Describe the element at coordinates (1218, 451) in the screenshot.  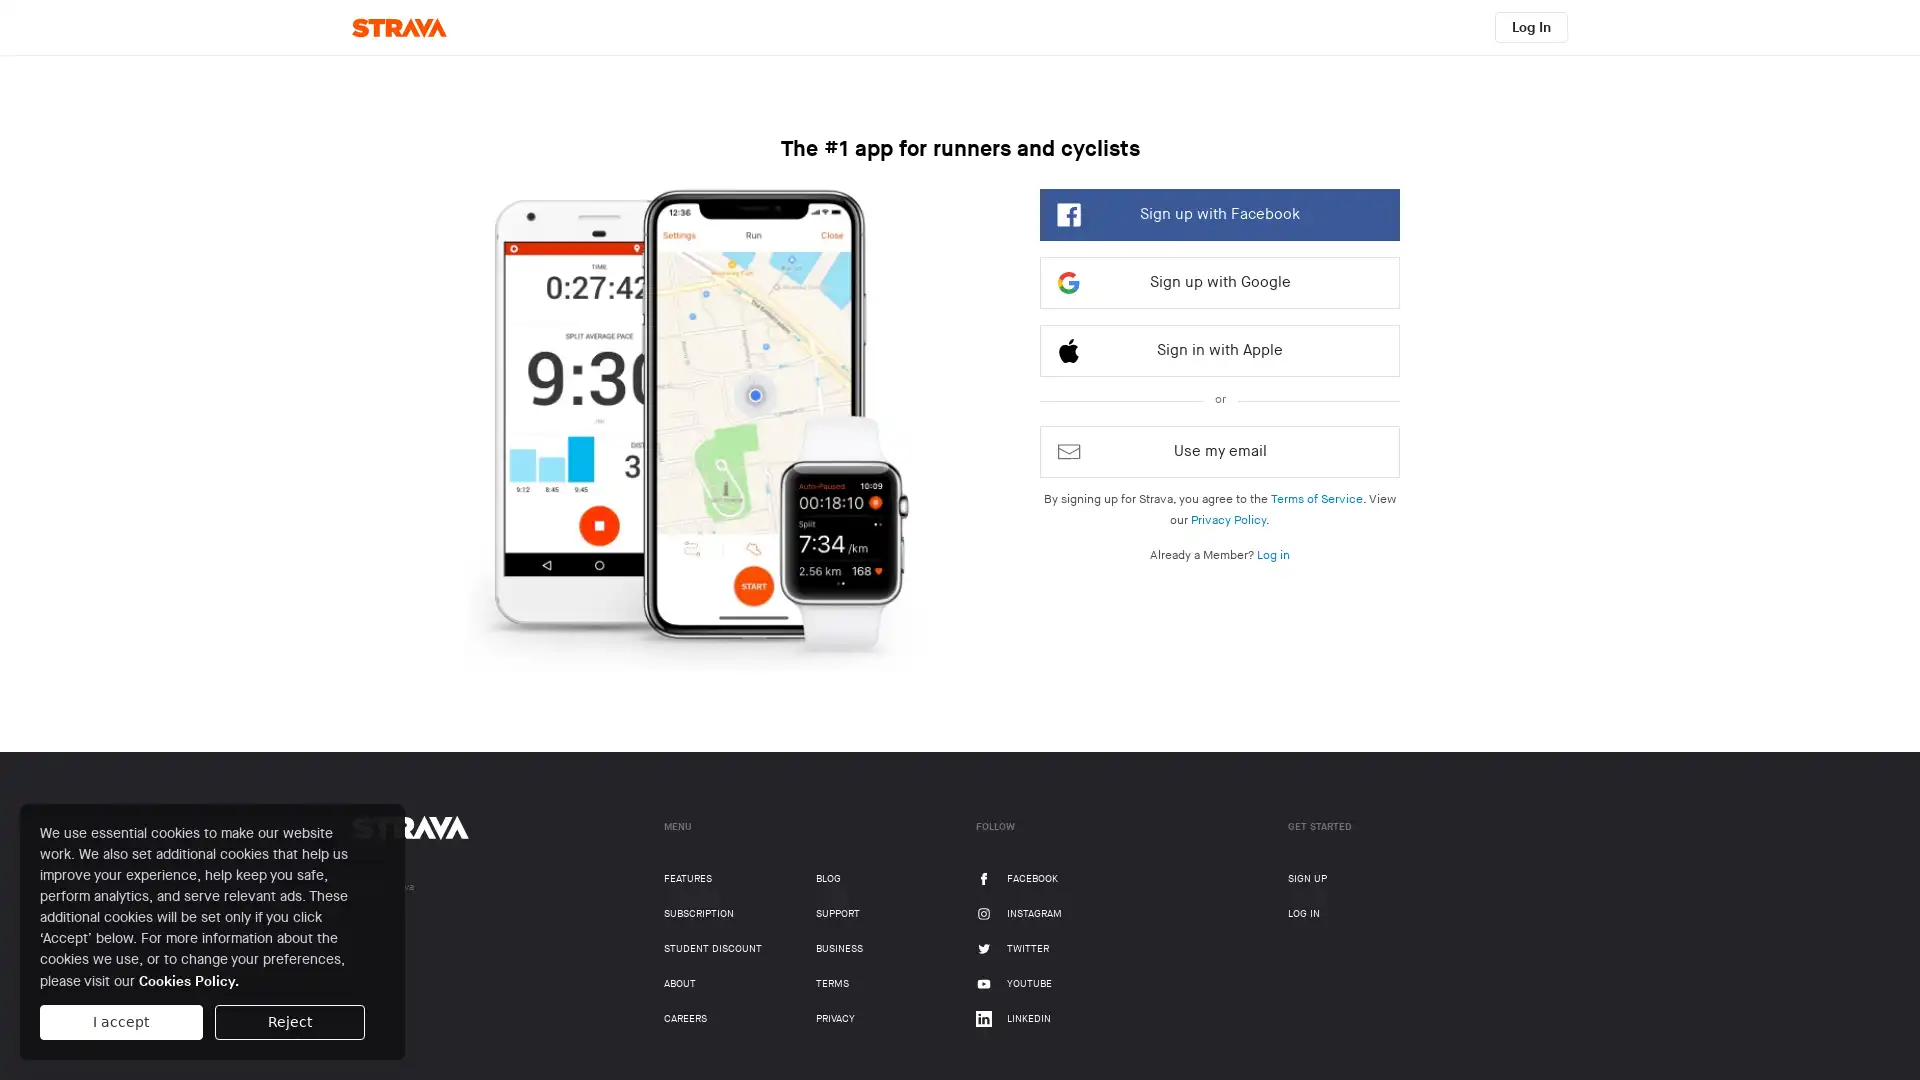
I see `Use my email` at that location.